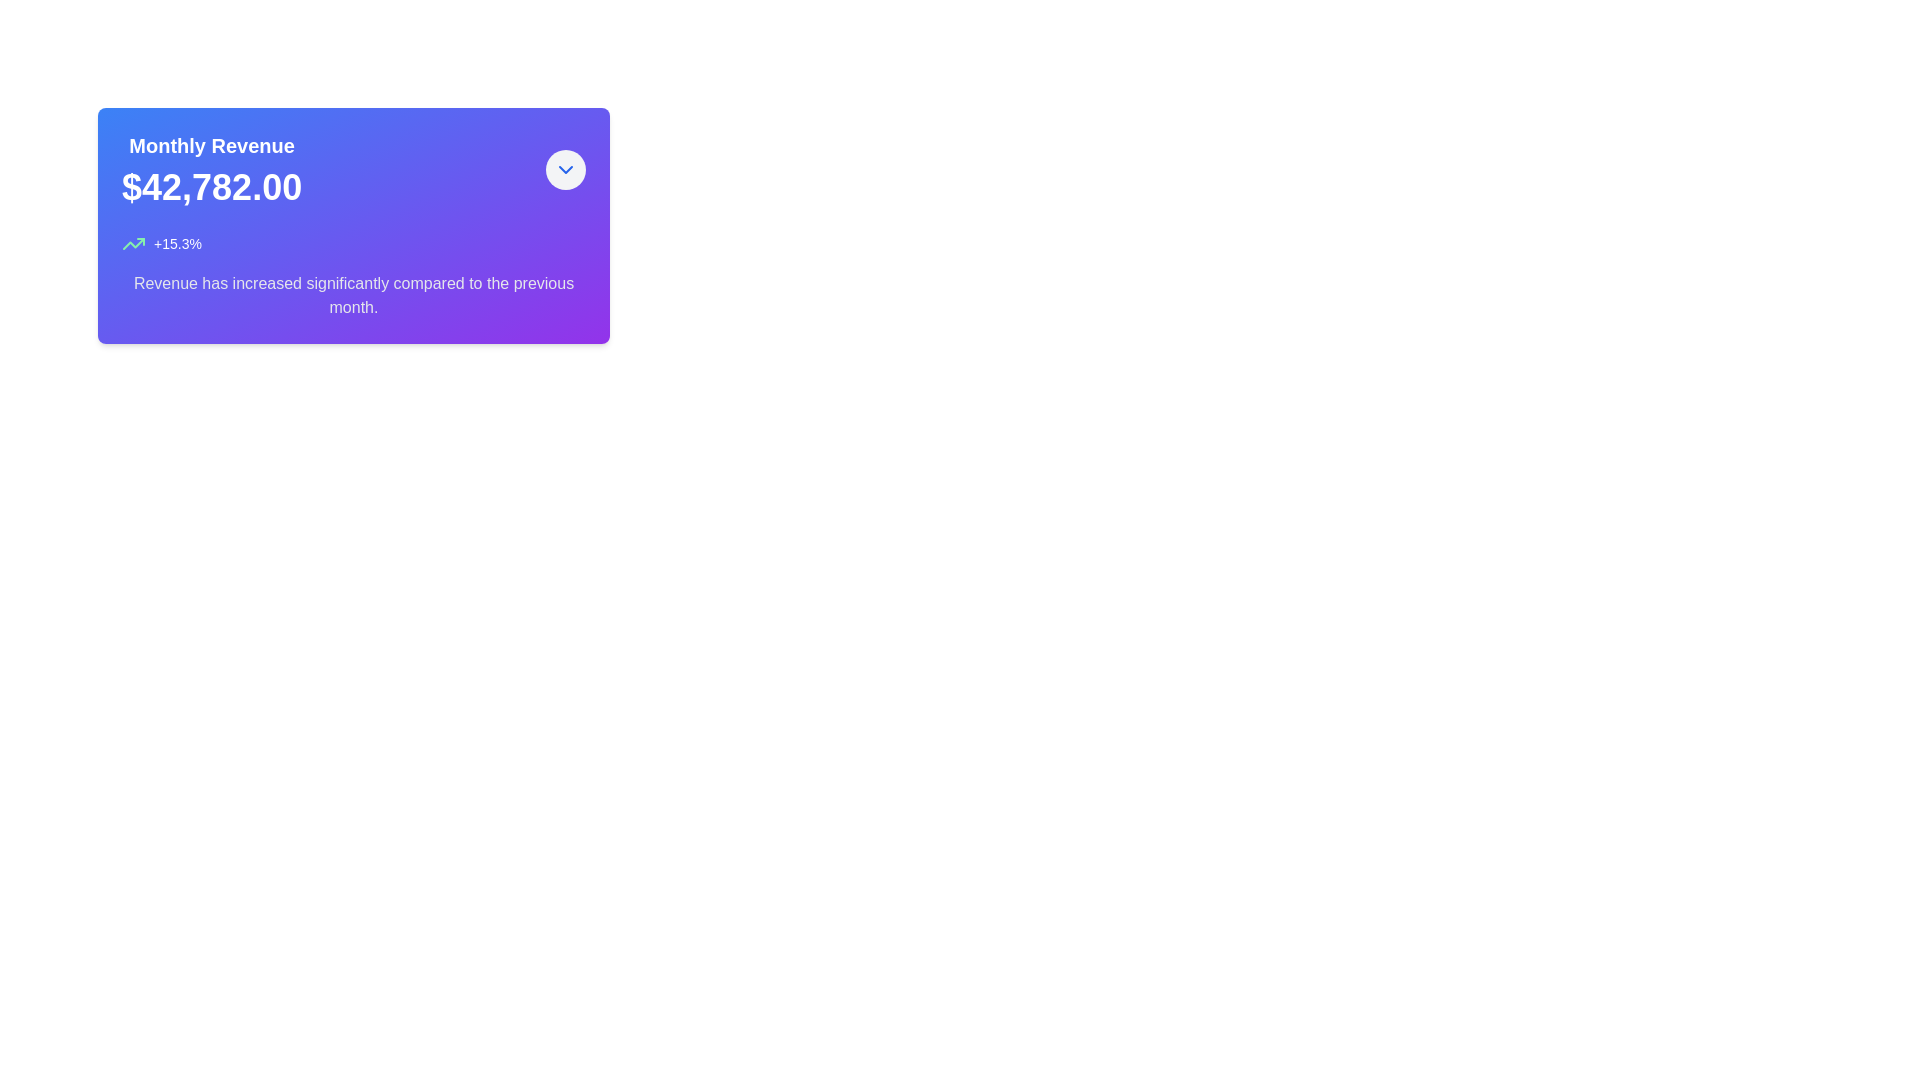 The image size is (1920, 1080). What do you see at coordinates (212, 168) in the screenshot?
I see `the 'Monthly Revenue' text display element that shows the value '$42,782.00' on a gradient background` at bounding box center [212, 168].